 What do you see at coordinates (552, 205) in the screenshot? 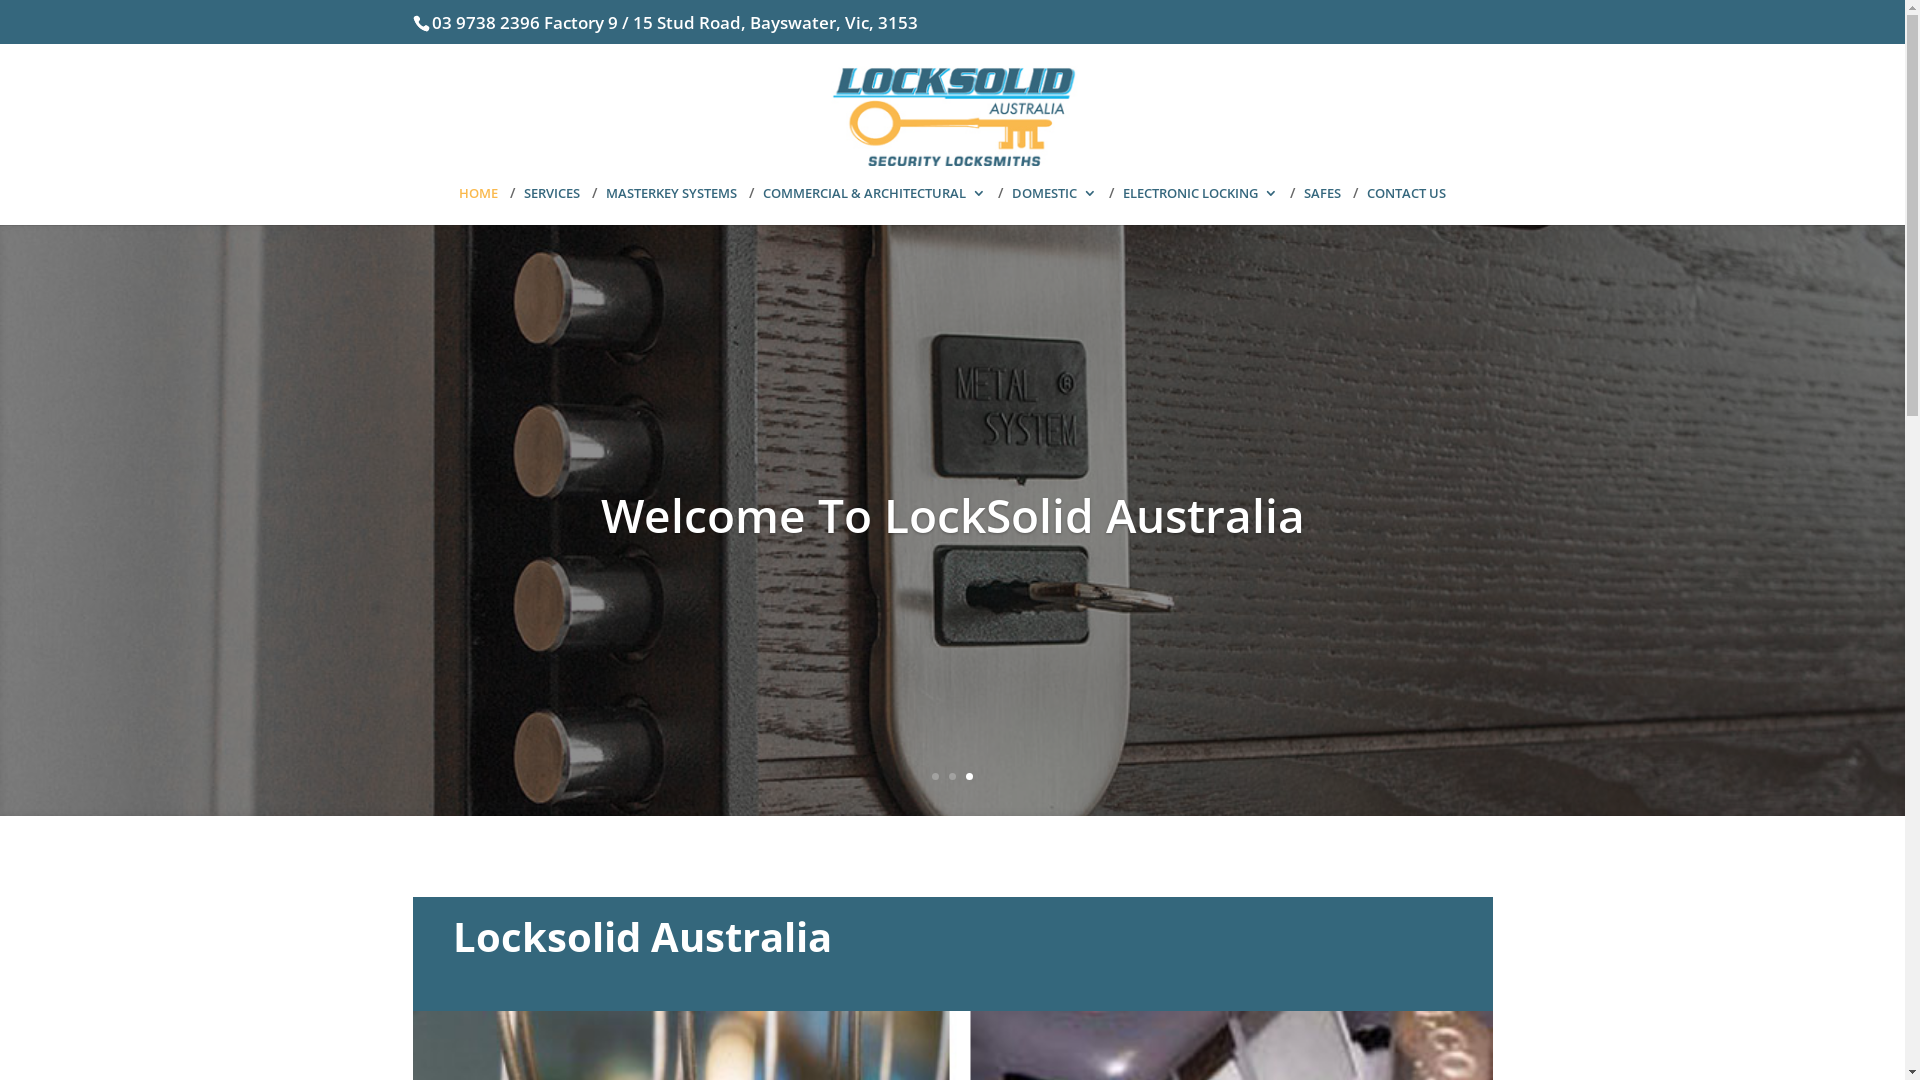
I see `'SERVICES'` at bounding box center [552, 205].